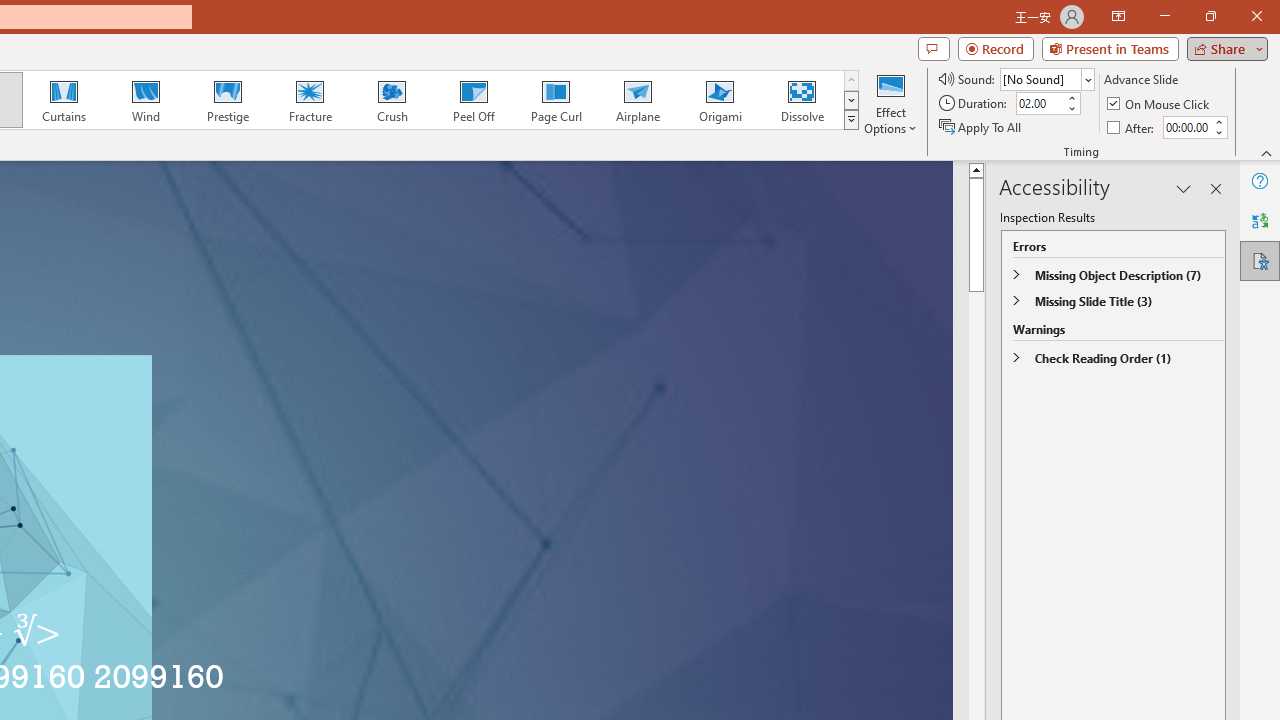 This screenshot has width=1280, height=720. What do you see at coordinates (720, 100) in the screenshot?
I see `'Origami'` at bounding box center [720, 100].